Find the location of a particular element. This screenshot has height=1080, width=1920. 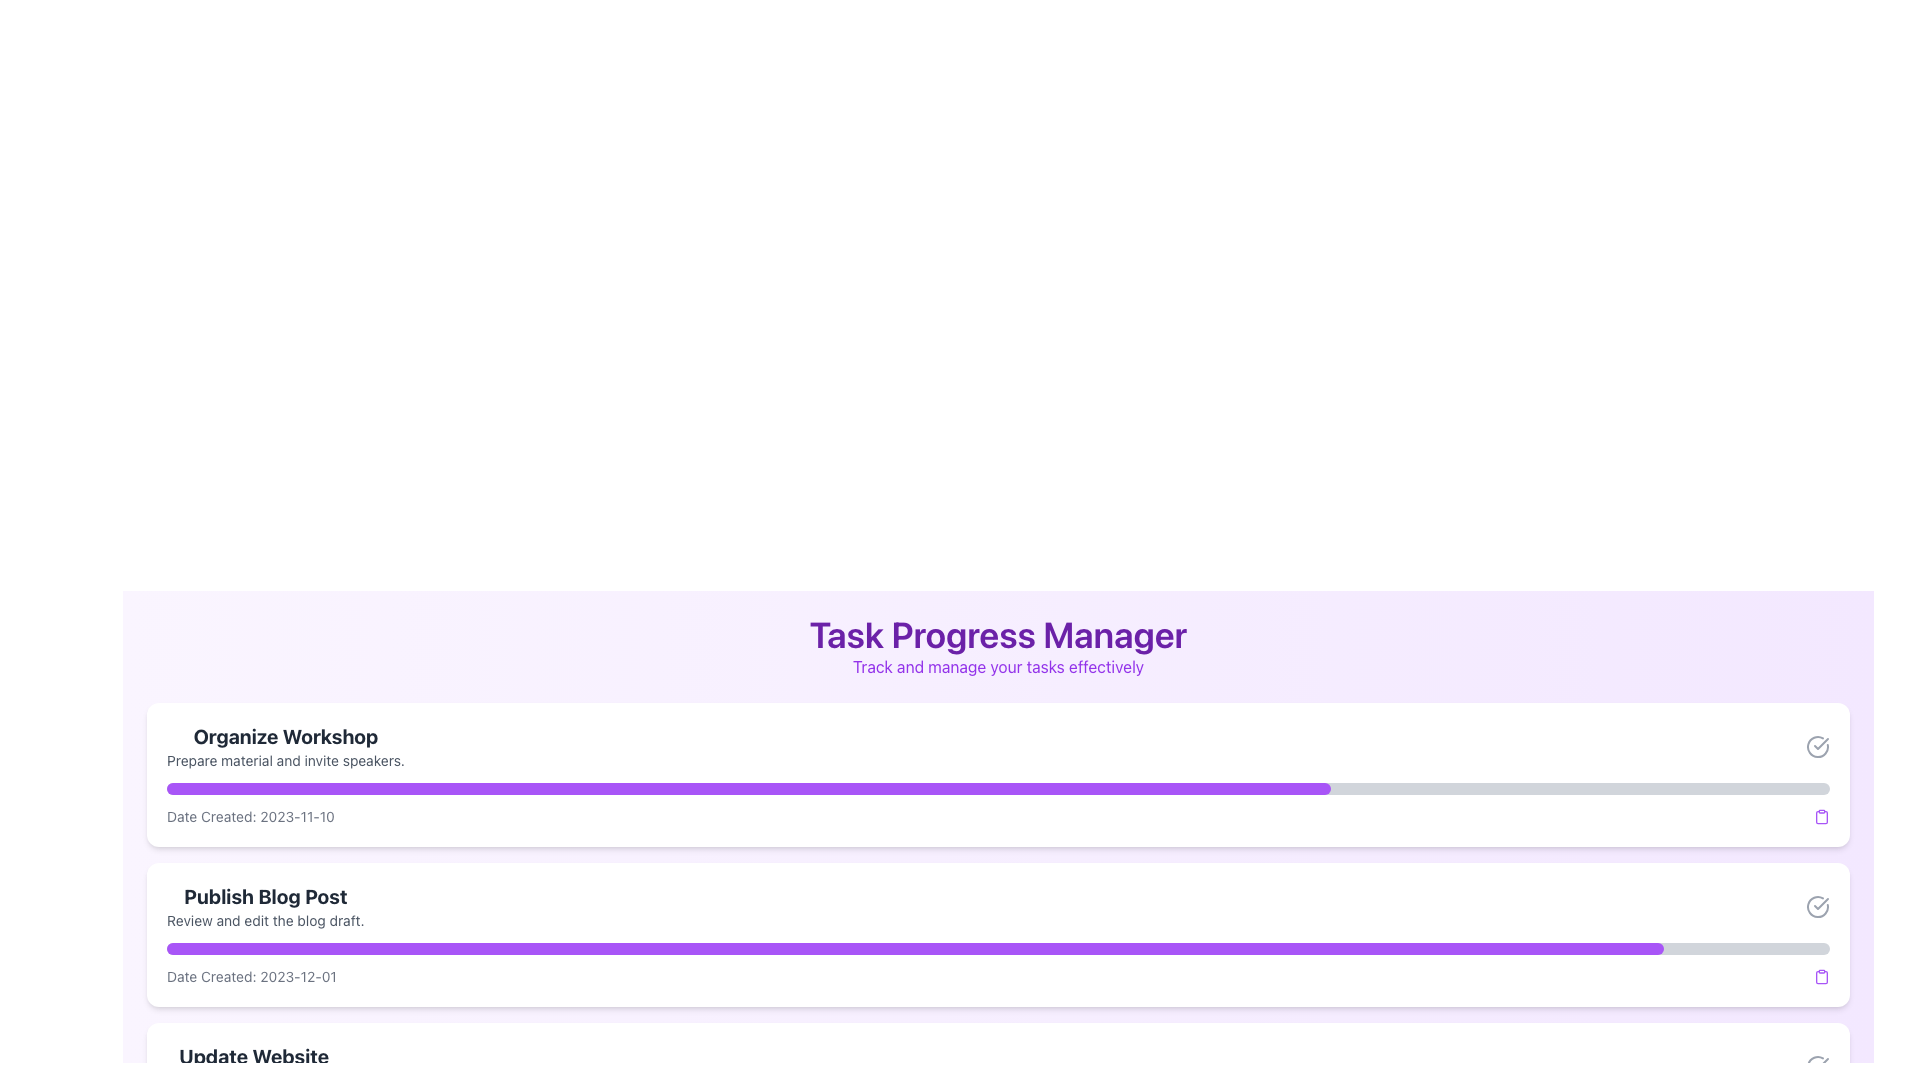

the checkmark icon in the SVG graphic that indicates a subtle inactive state, located in the 'Organize Workshop' section of the task management interface is located at coordinates (1821, 903).